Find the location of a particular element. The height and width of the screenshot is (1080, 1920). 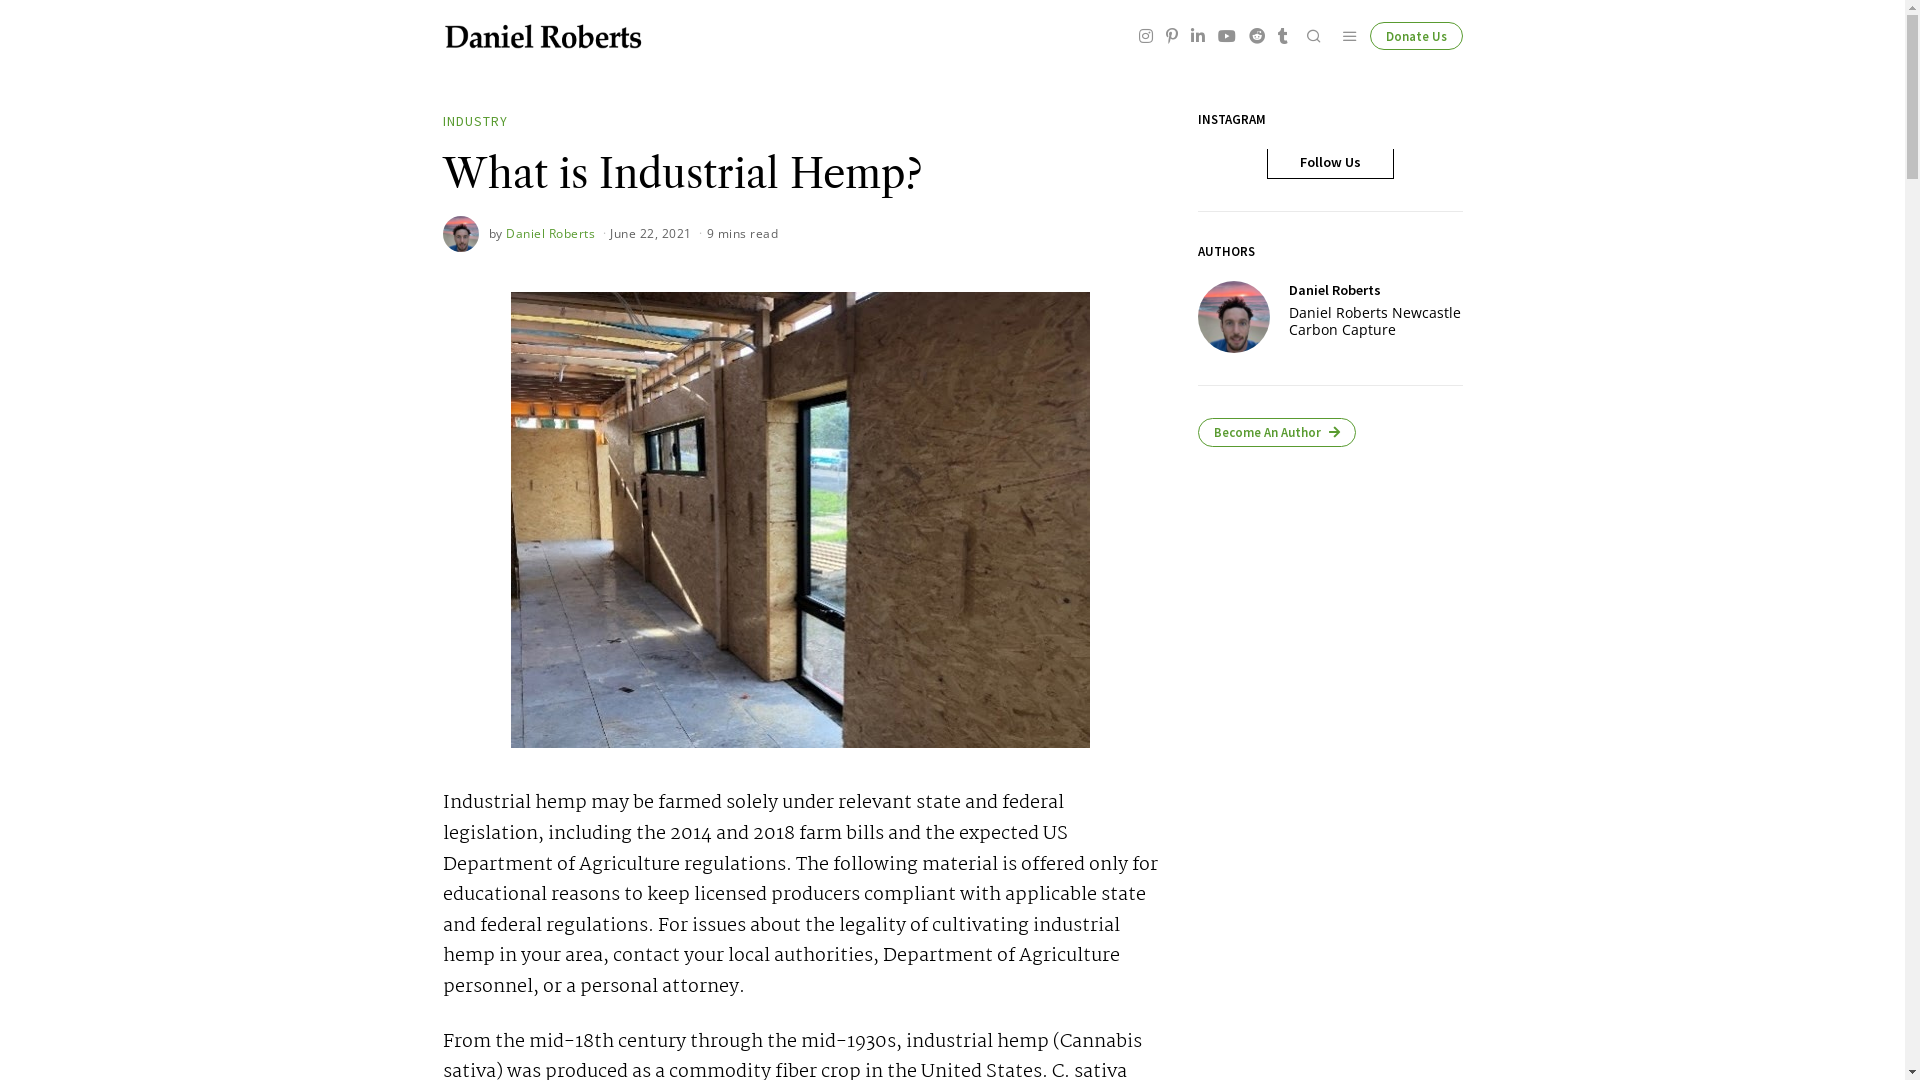

'Daniel Roberts' is located at coordinates (1232, 315).